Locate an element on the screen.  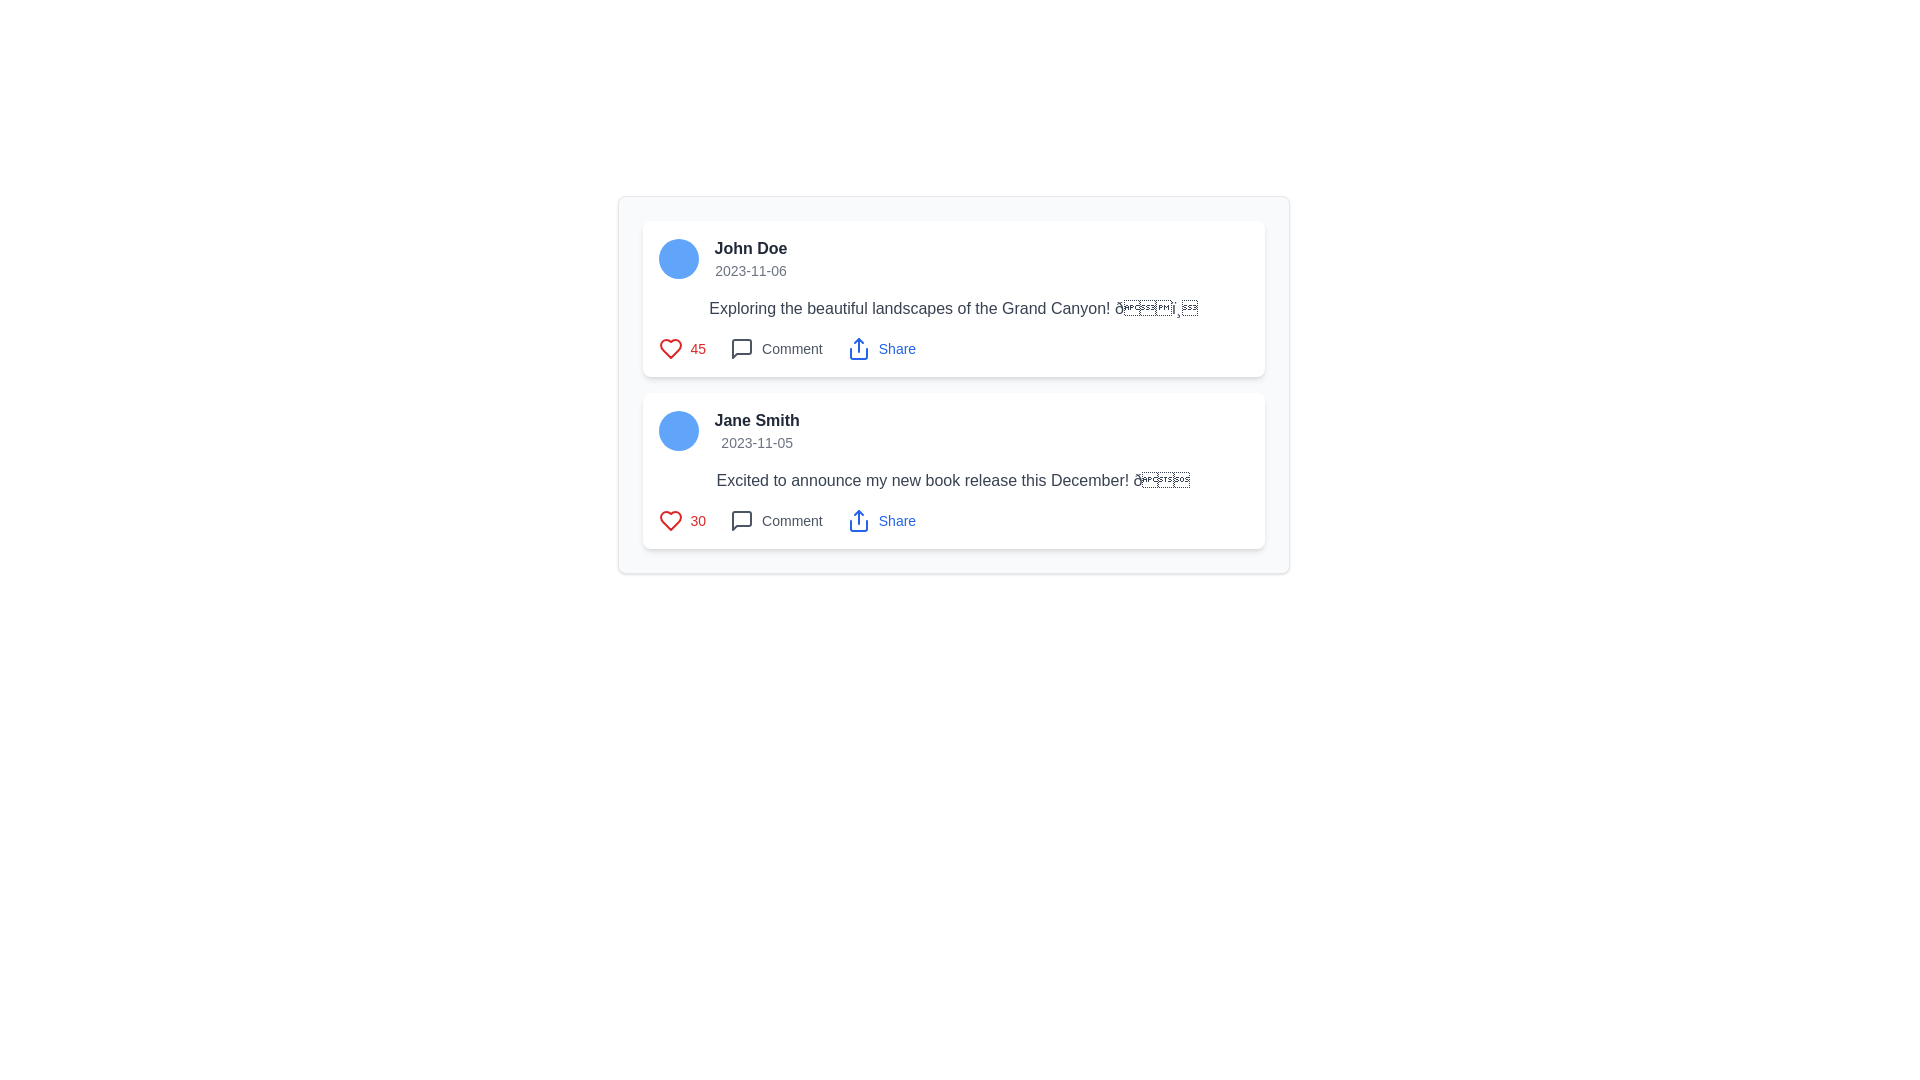
the heart icon representing the 'like' feature for the post by 'Jane Smith' is located at coordinates (670, 519).